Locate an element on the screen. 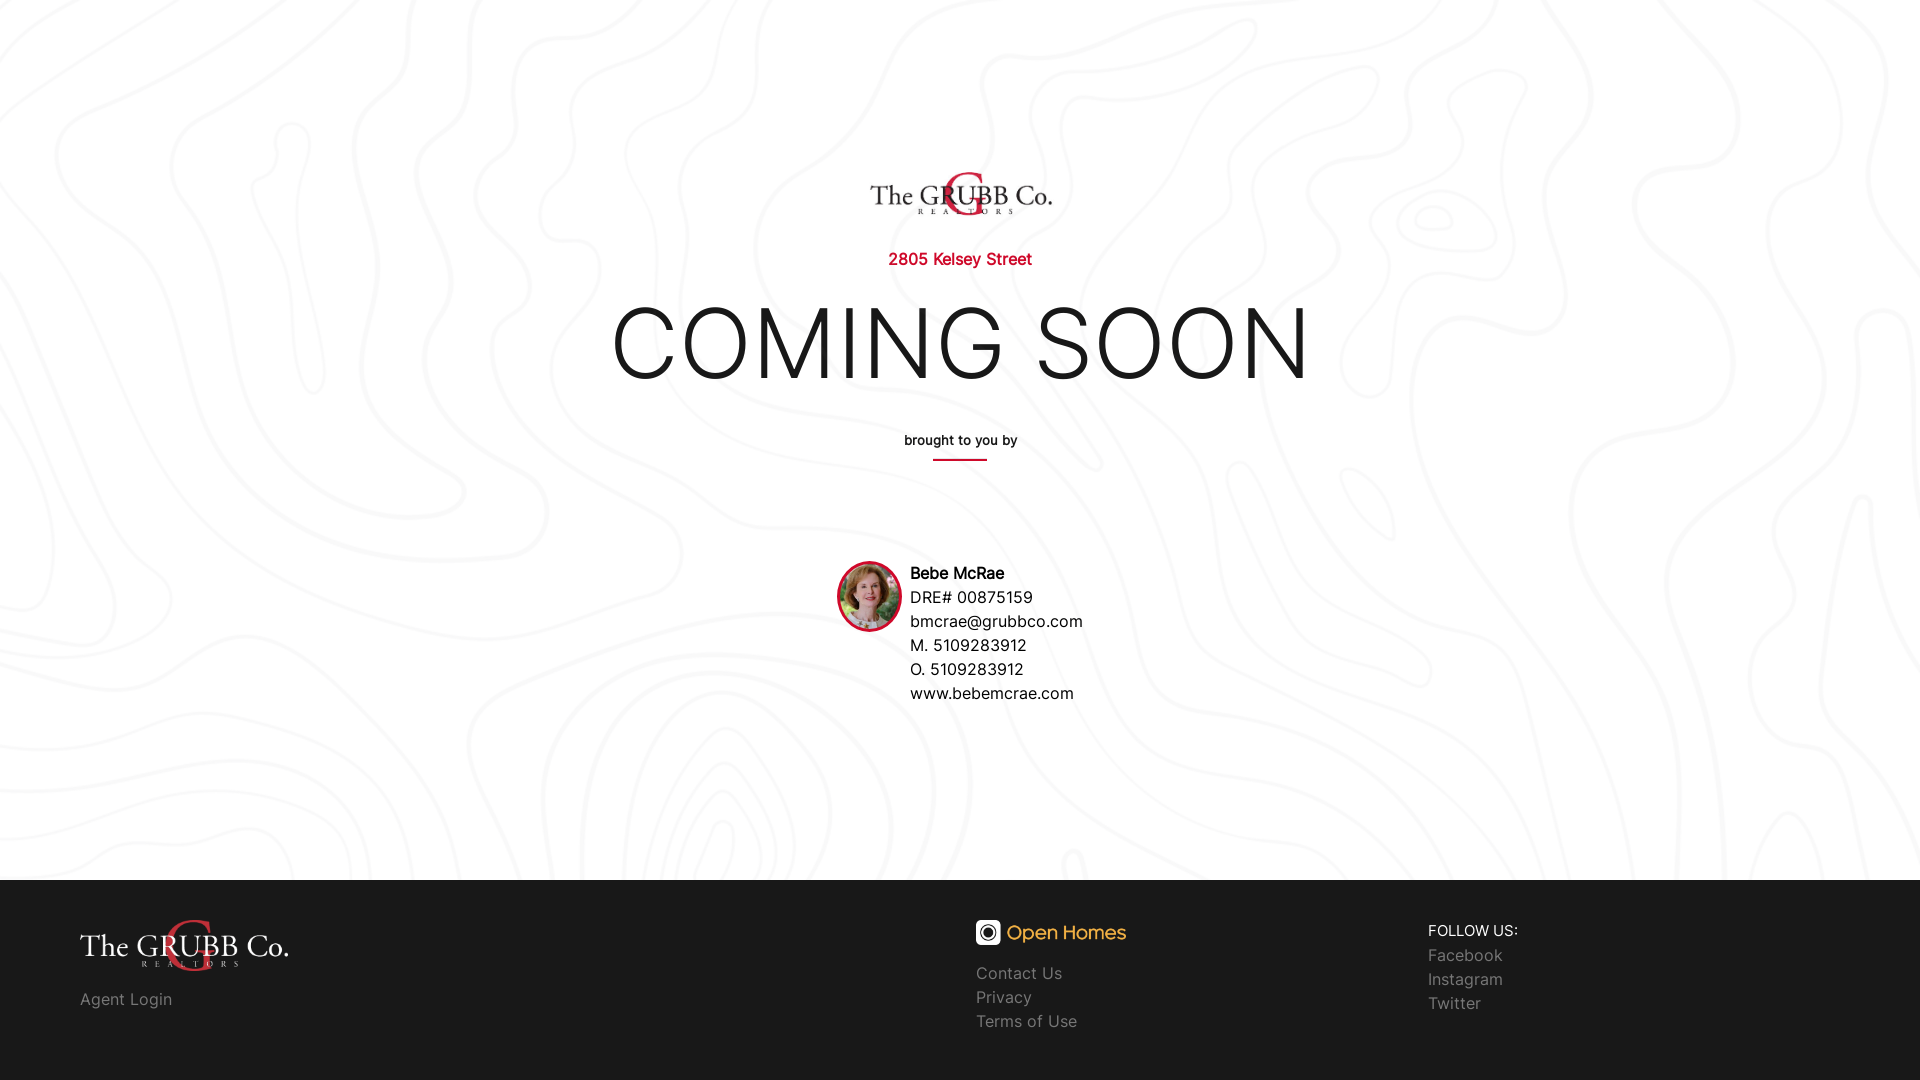  'Contact Us' is located at coordinates (1018, 971).